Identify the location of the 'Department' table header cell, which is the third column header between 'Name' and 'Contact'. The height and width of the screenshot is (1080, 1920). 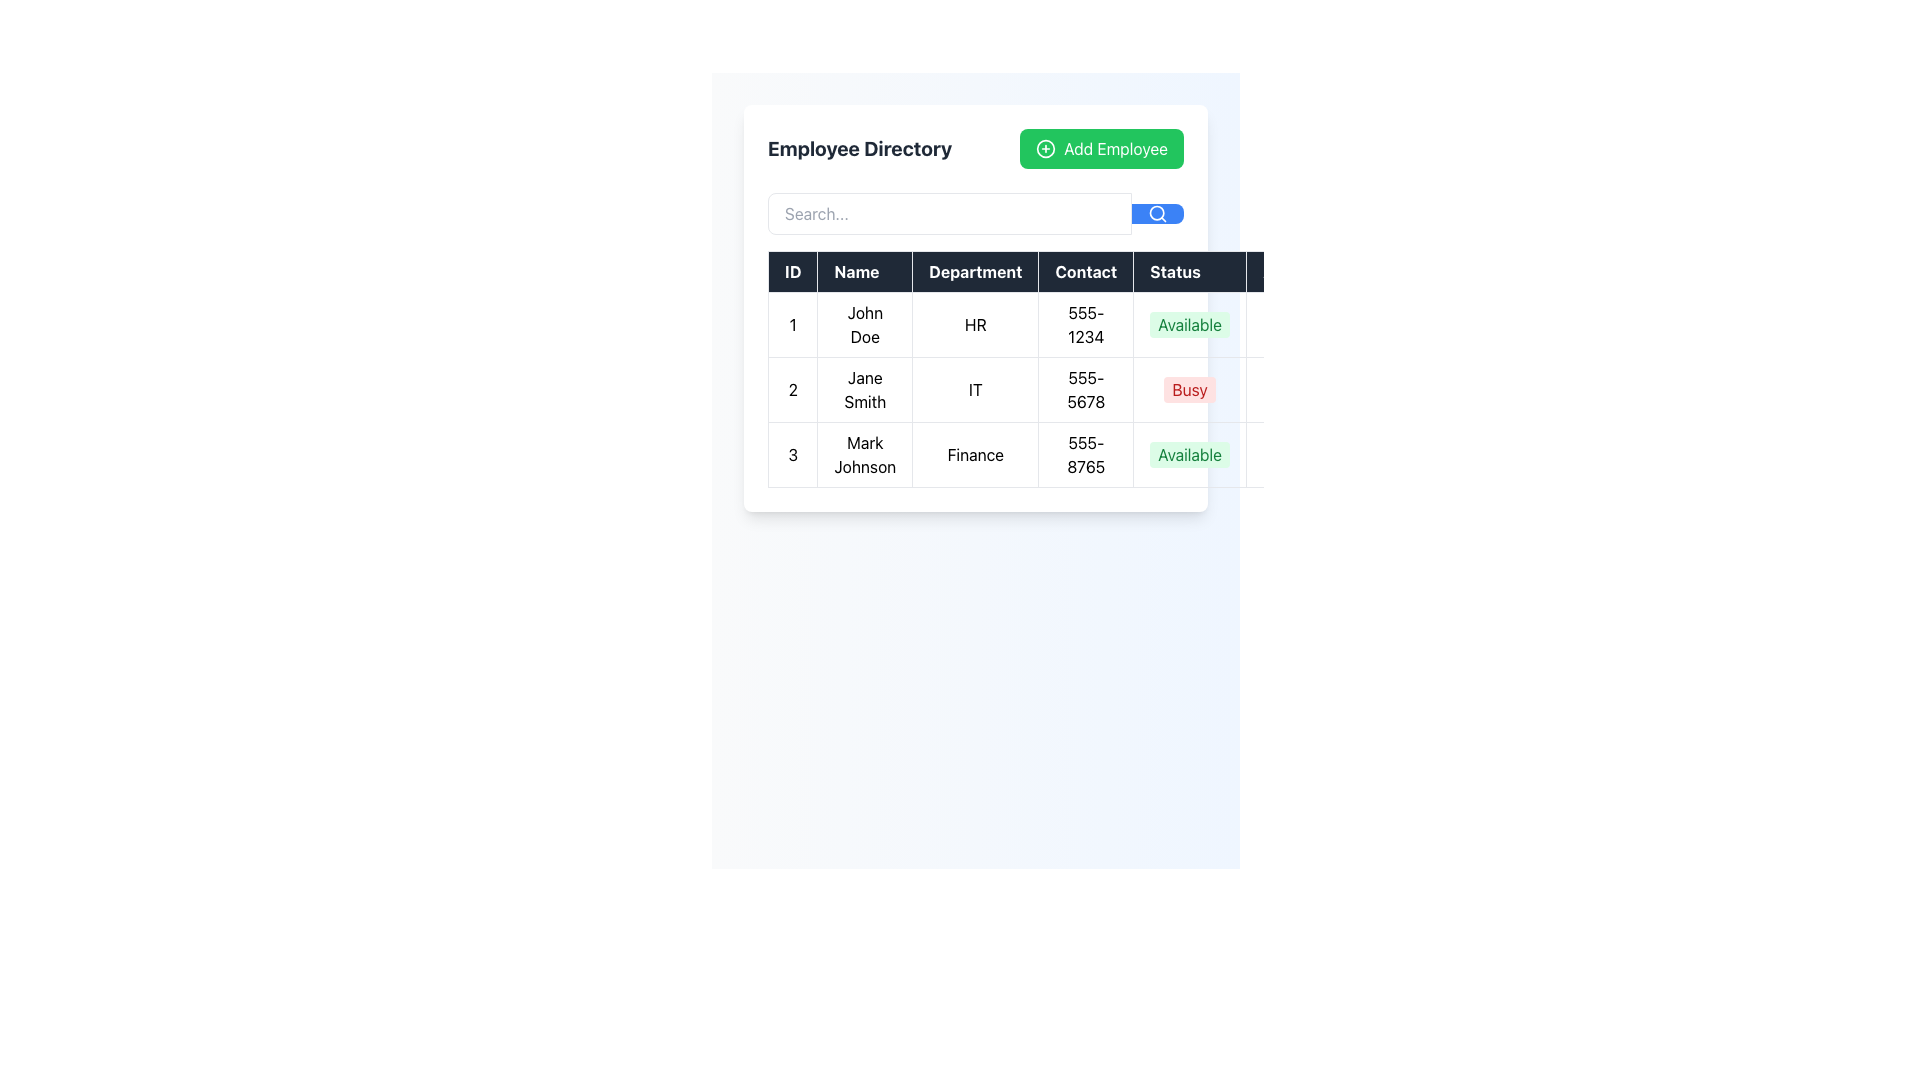
(975, 272).